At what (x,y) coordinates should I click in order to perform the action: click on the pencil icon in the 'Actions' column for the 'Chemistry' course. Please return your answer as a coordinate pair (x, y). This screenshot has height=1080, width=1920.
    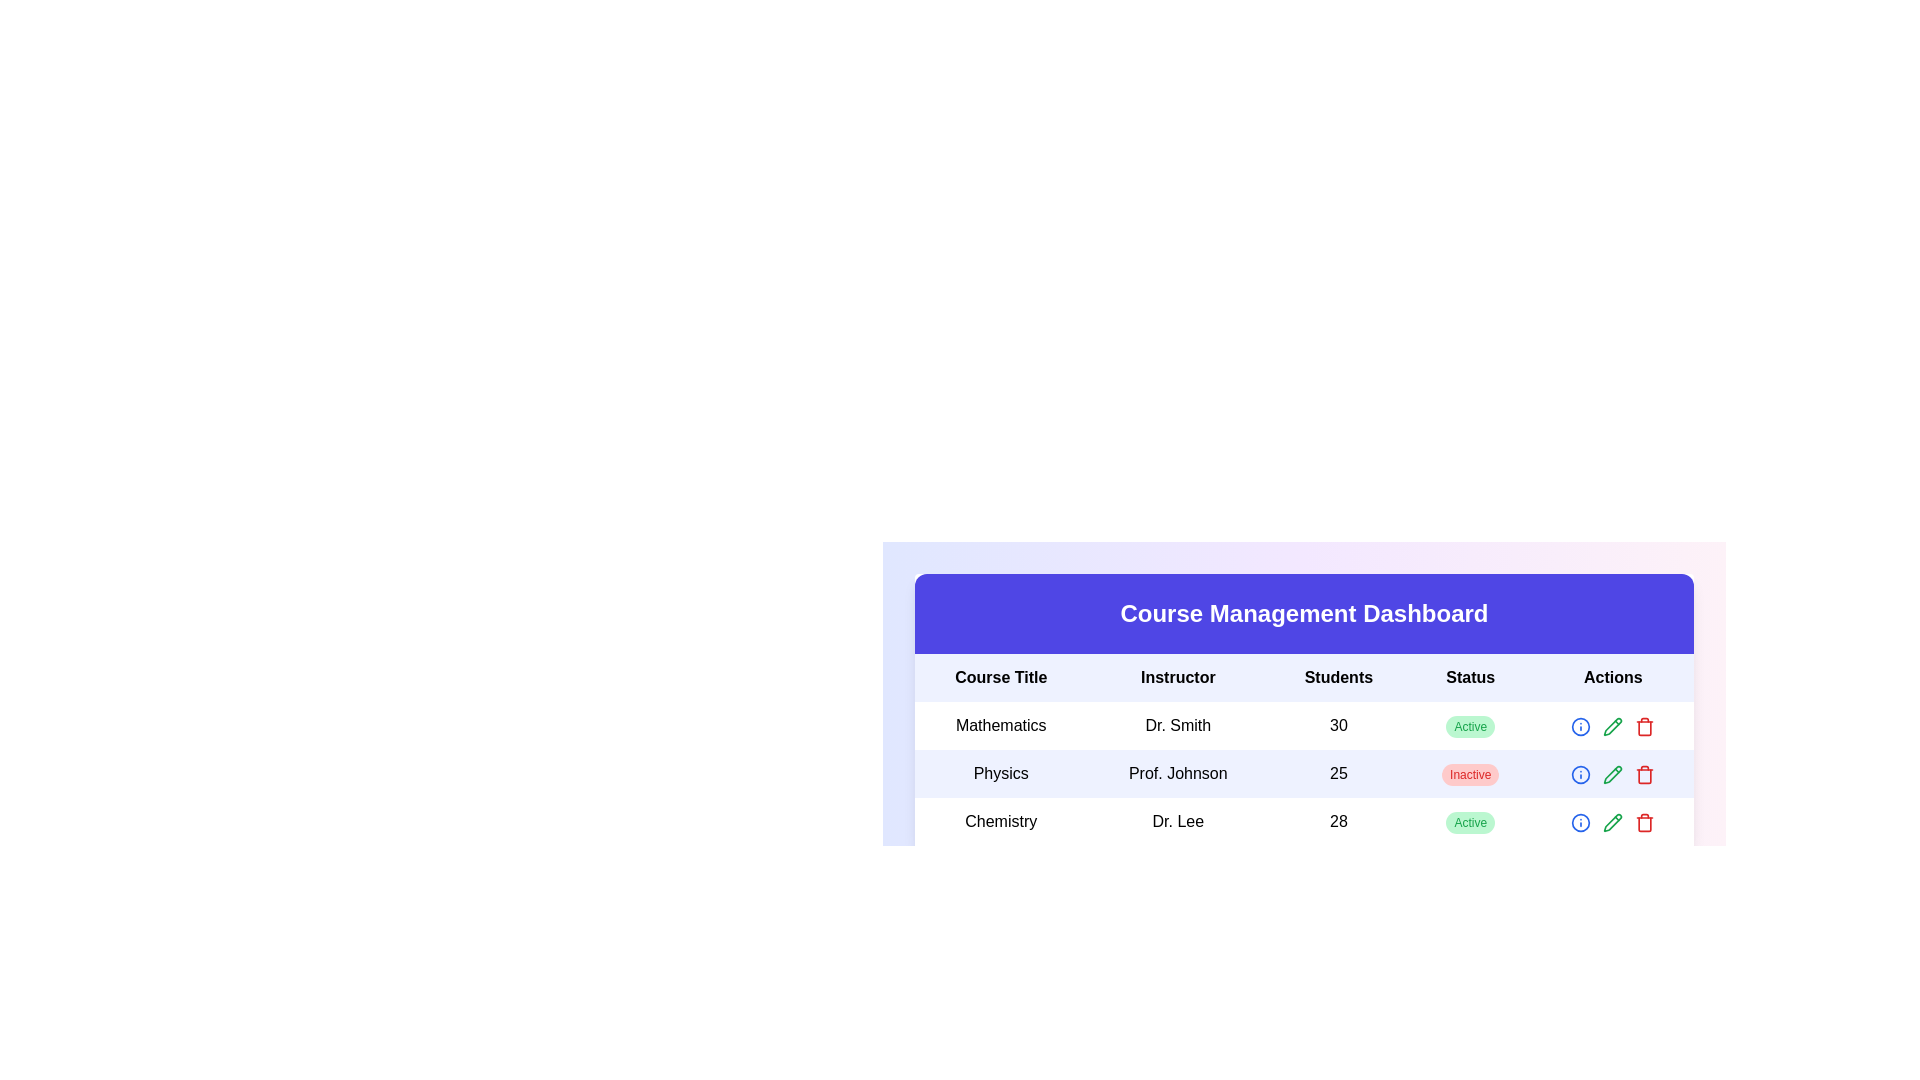
    Looking at the image, I should click on (1613, 821).